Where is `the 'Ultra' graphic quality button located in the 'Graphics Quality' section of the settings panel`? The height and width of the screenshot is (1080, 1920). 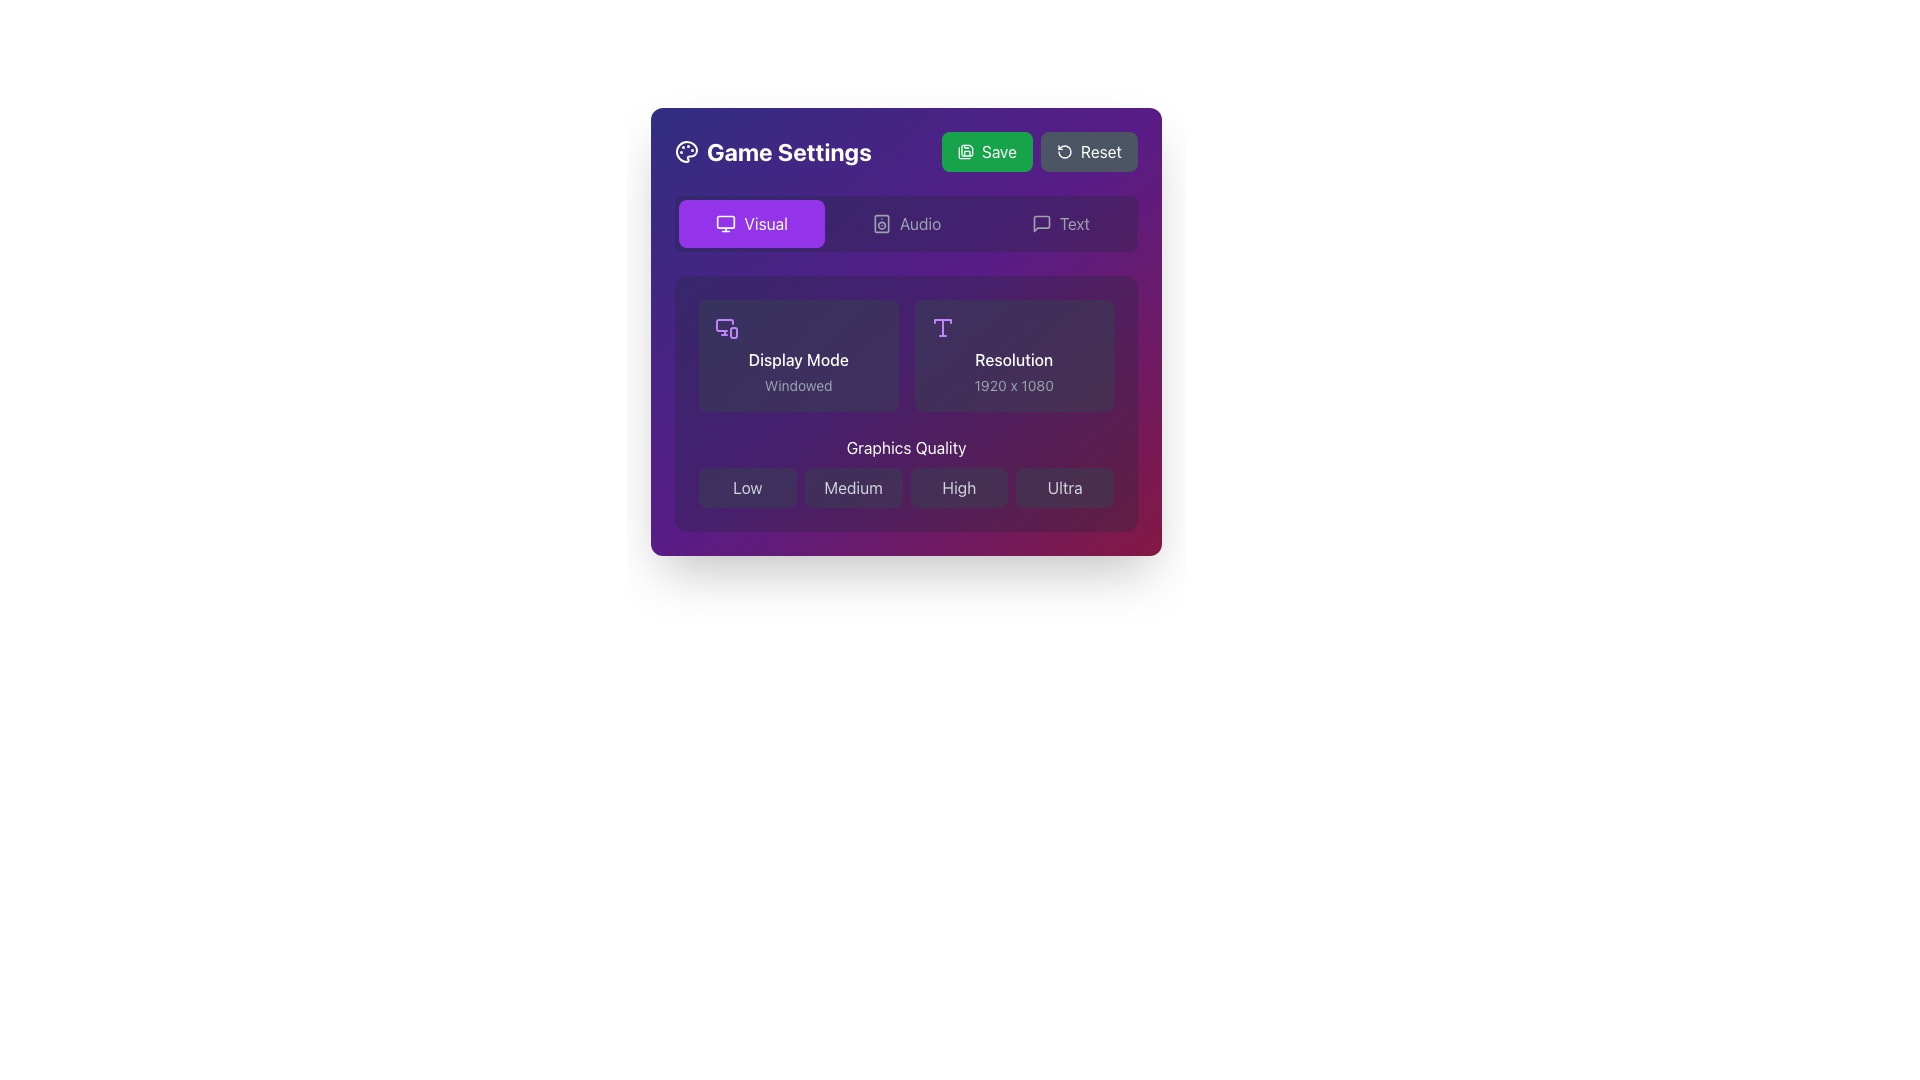
the 'Ultra' graphic quality button located in the 'Graphics Quality' section of the settings panel is located at coordinates (1064, 488).